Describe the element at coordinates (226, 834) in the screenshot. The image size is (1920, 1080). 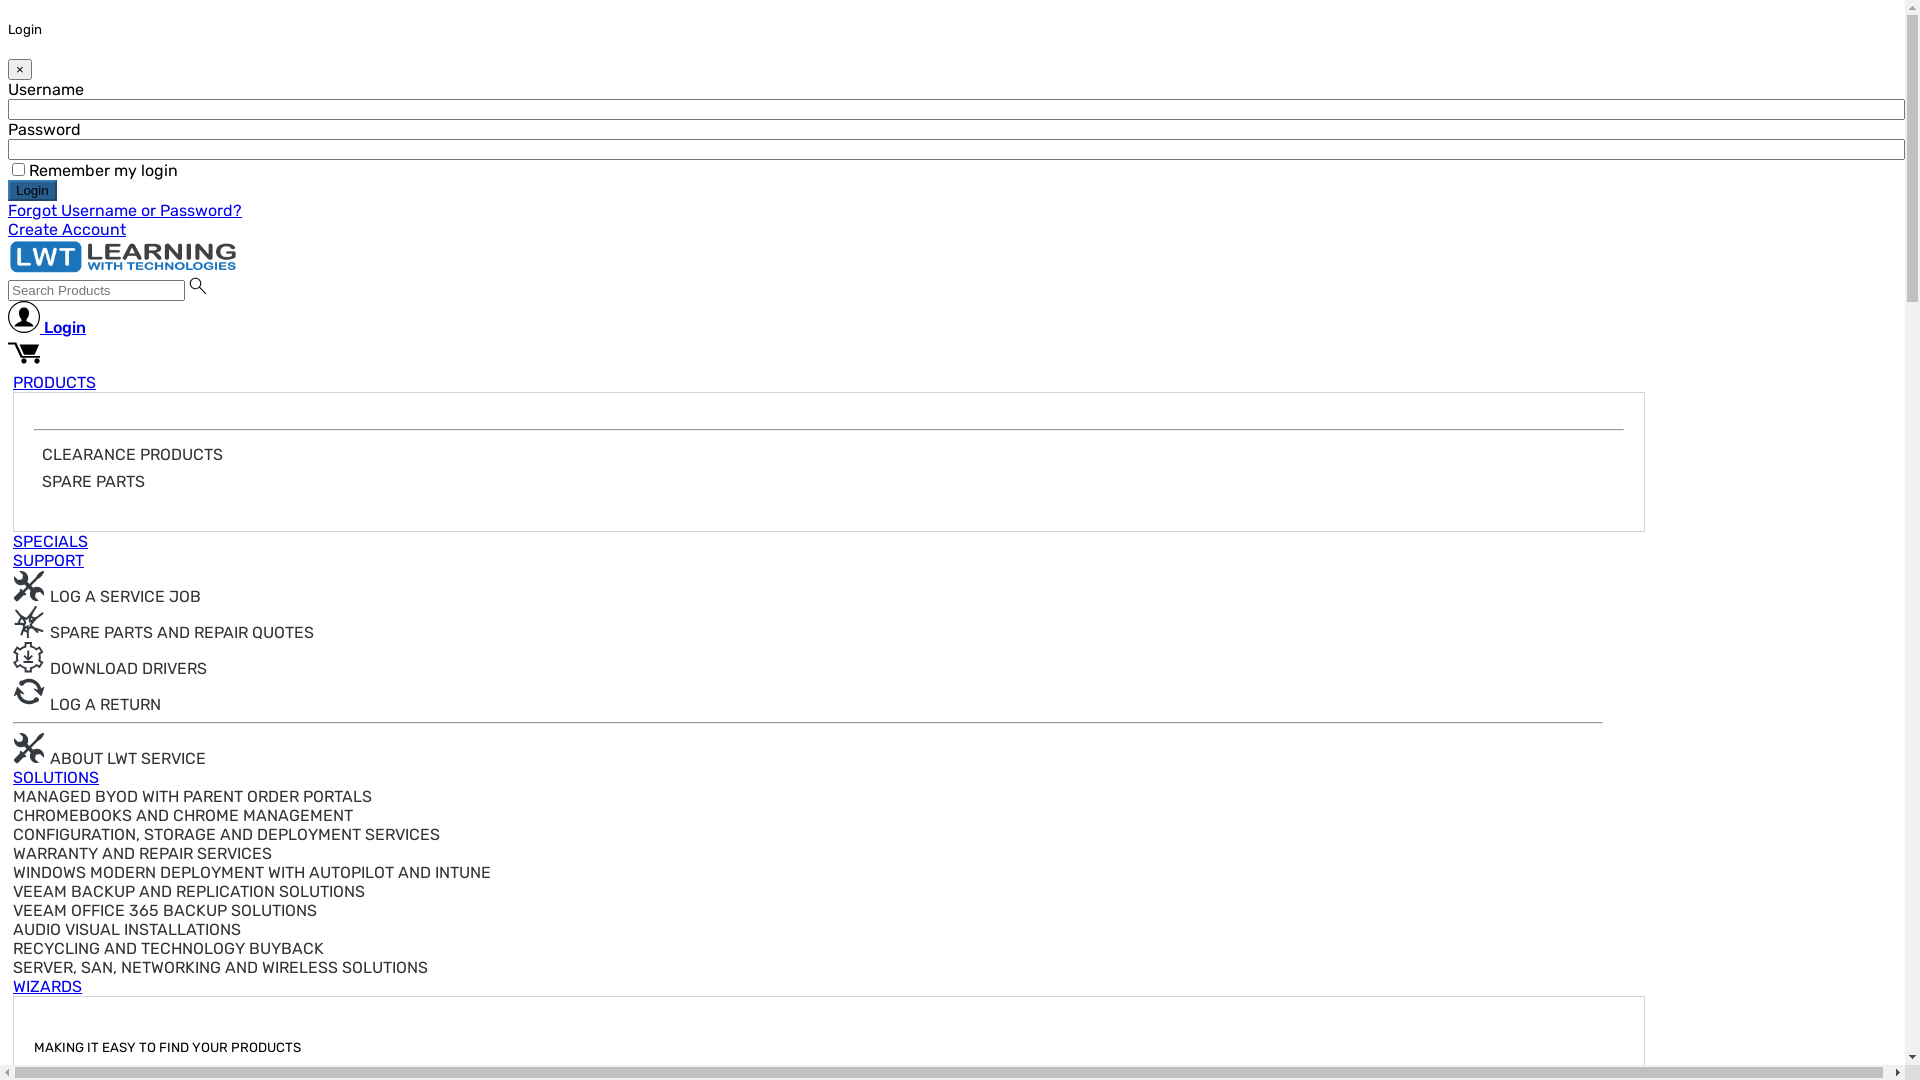
I see `'CONFIGURATION, STORAGE AND DEPLOYMENT SERVICES'` at that location.